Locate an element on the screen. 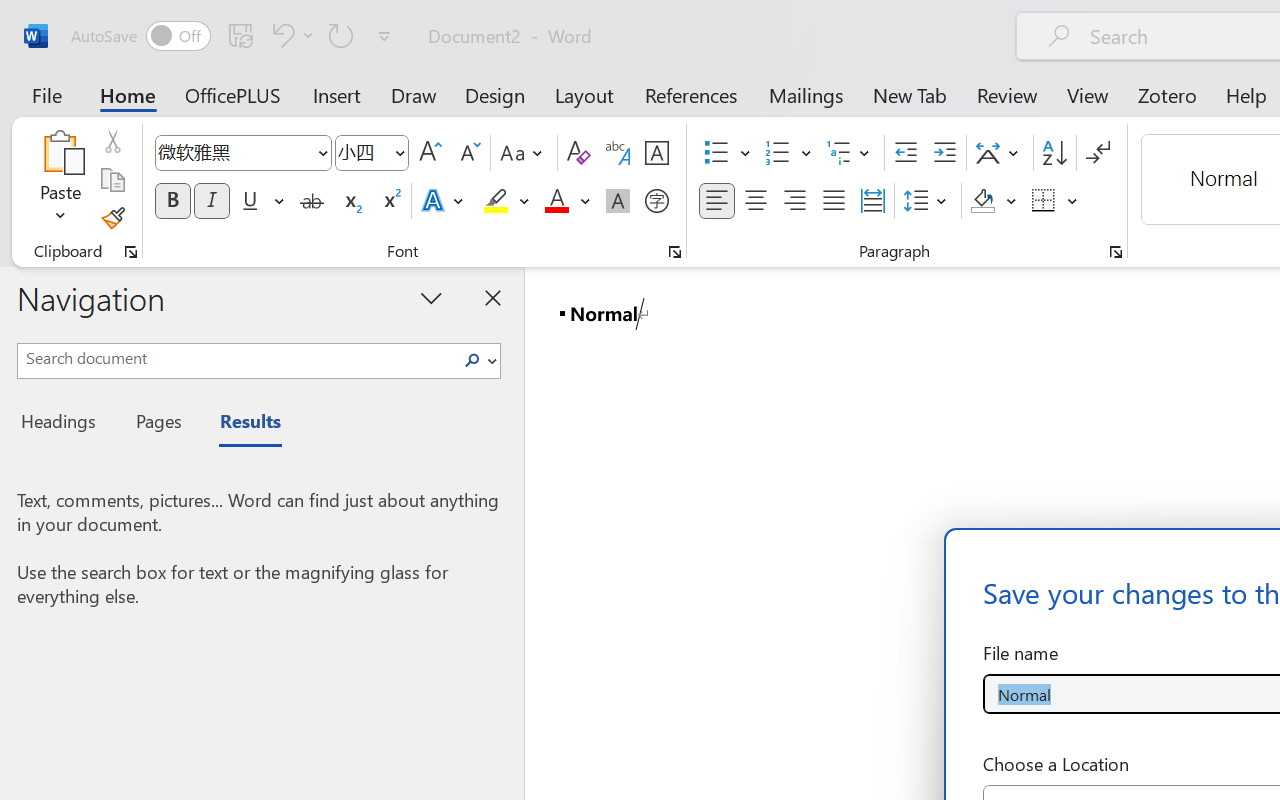 The image size is (1280, 800). 'AutoSave' is located at coordinates (139, 35).